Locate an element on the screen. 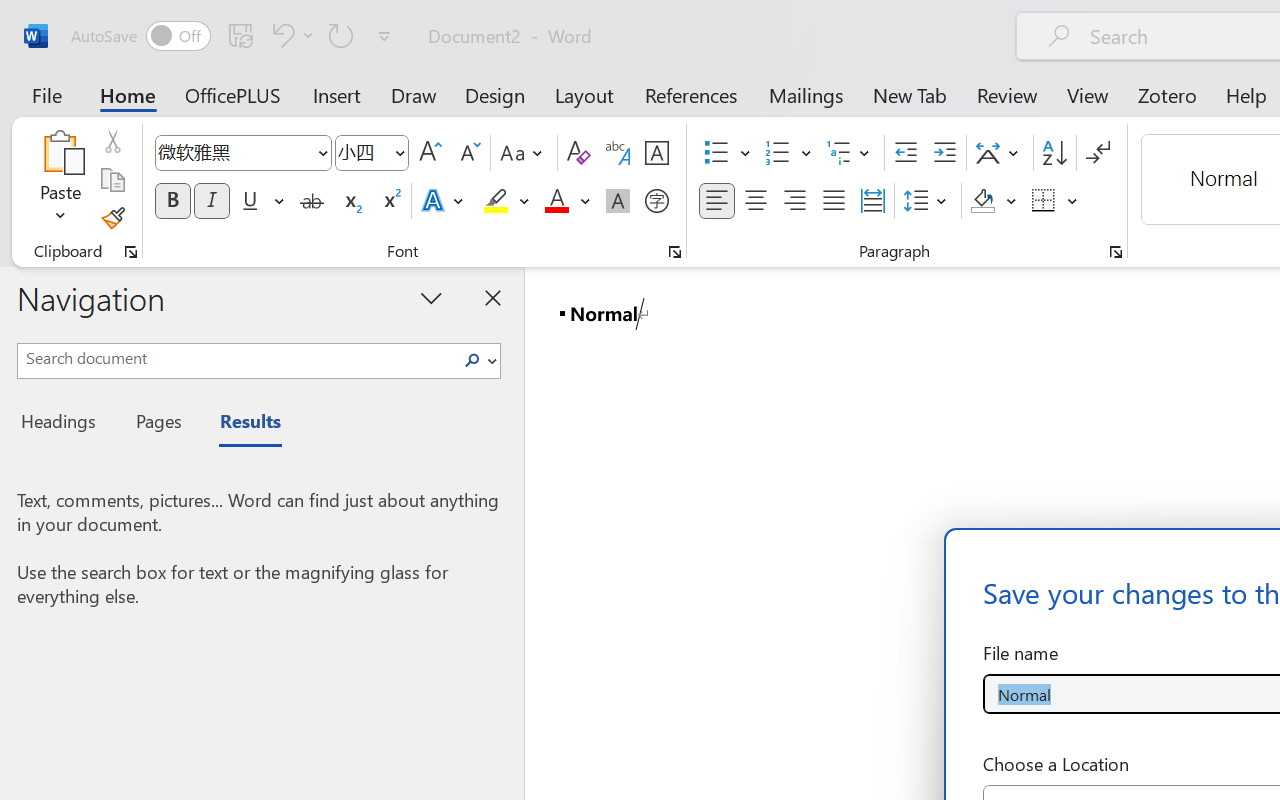 The image size is (1280, 800). 'AutoSave' is located at coordinates (139, 35).